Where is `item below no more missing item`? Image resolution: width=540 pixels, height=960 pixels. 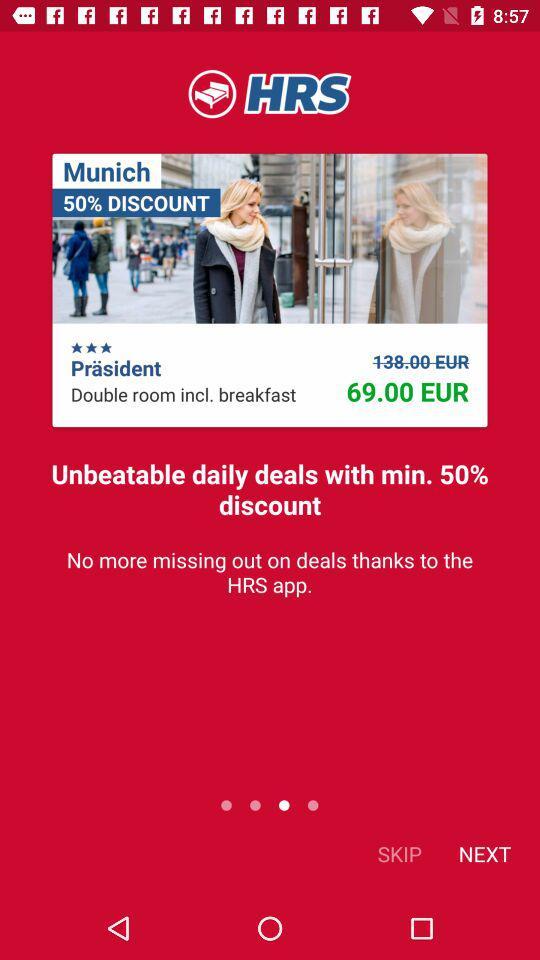 item below no more missing item is located at coordinates (399, 852).